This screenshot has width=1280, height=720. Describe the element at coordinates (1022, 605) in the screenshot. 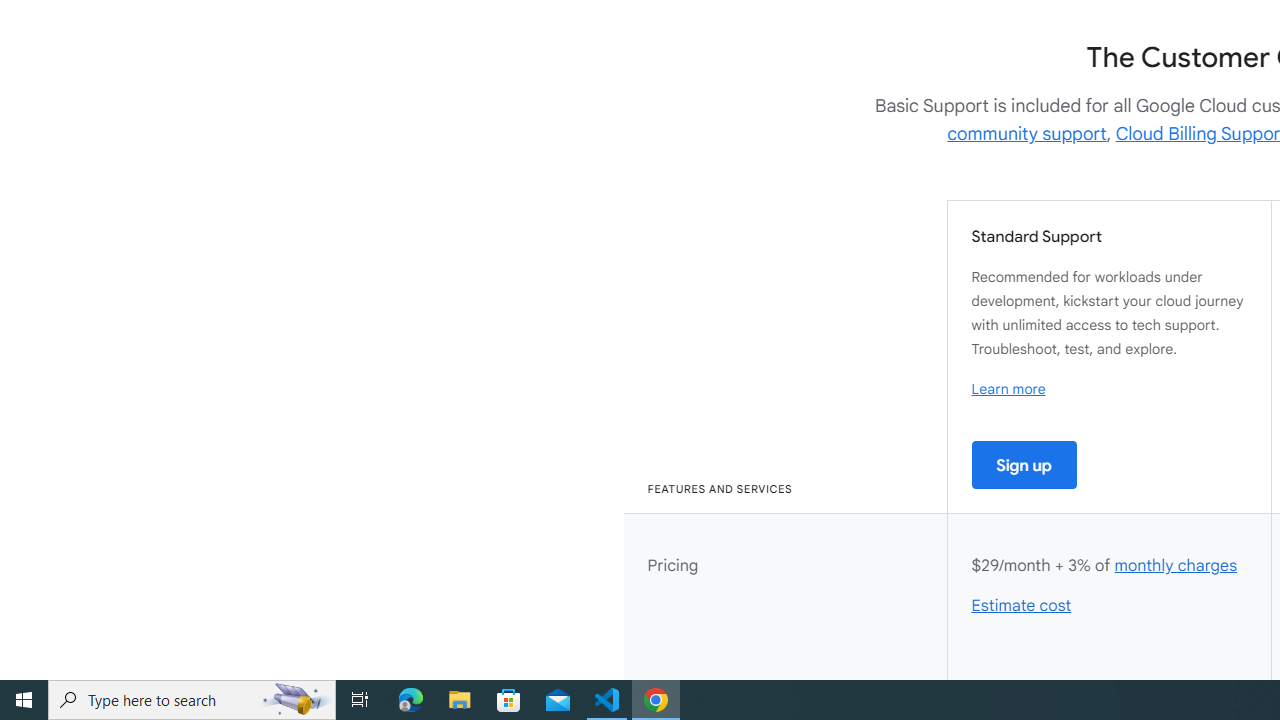

I see `'Estimate cost'` at that location.